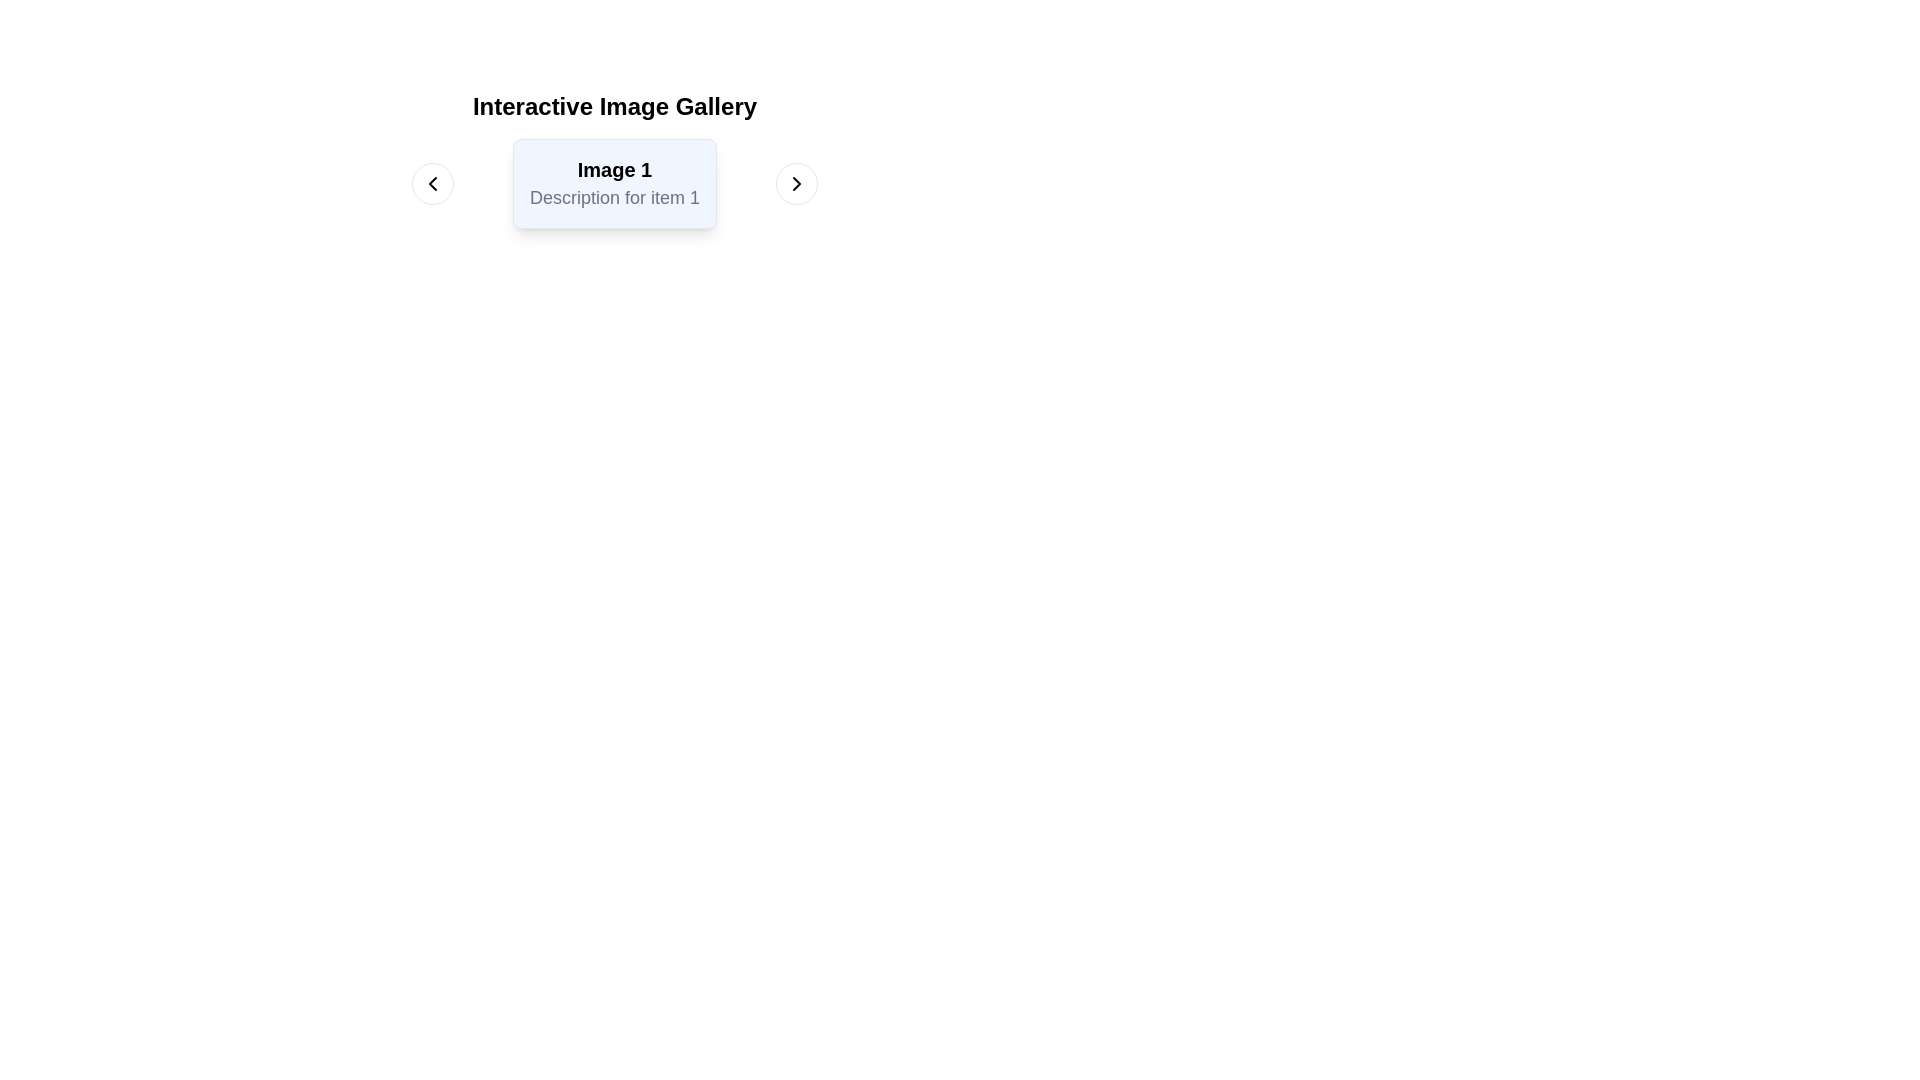 Image resolution: width=1920 pixels, height=1080 pixels. Describe the element at coordinates (431, 184) in the screenshot. I see `the left arrow icon button located in the top-left quadrant of the interface` at that location.